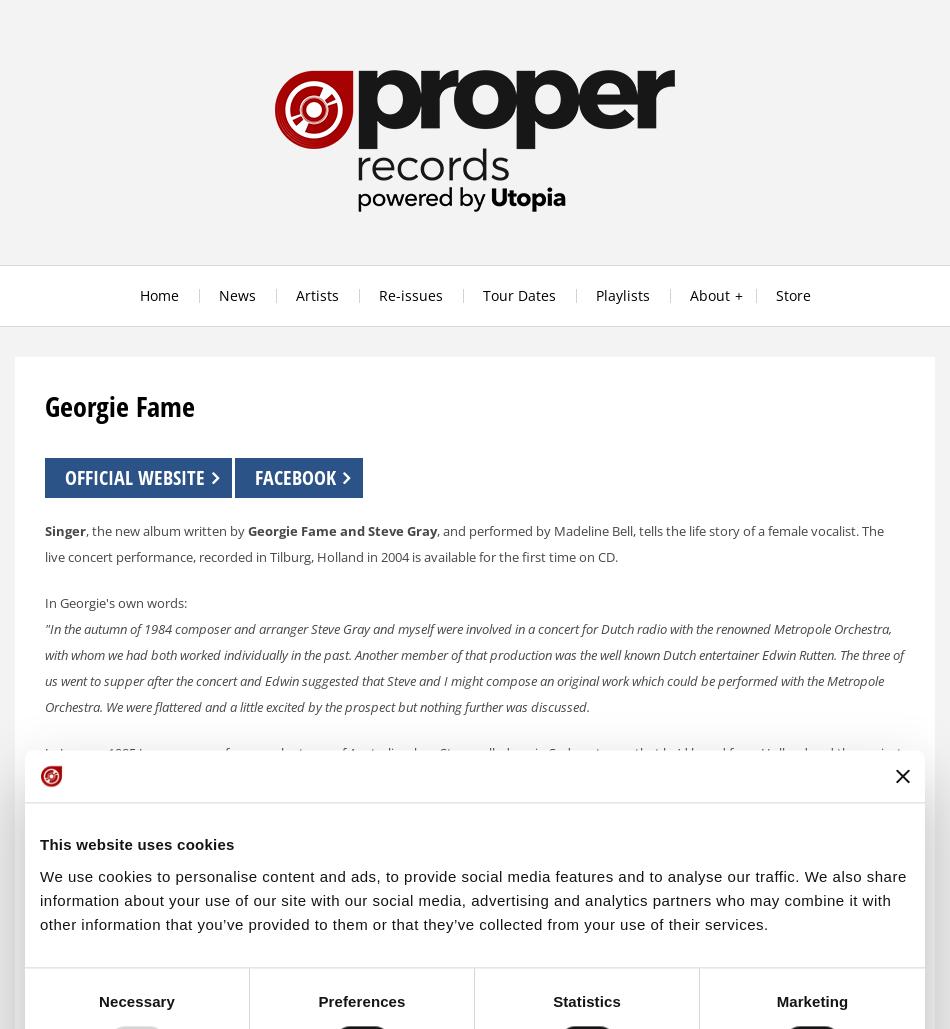  What do you see at coordinates (236, 295) in the screenshot?
I see `'News'` at bounding box center [236, 295].